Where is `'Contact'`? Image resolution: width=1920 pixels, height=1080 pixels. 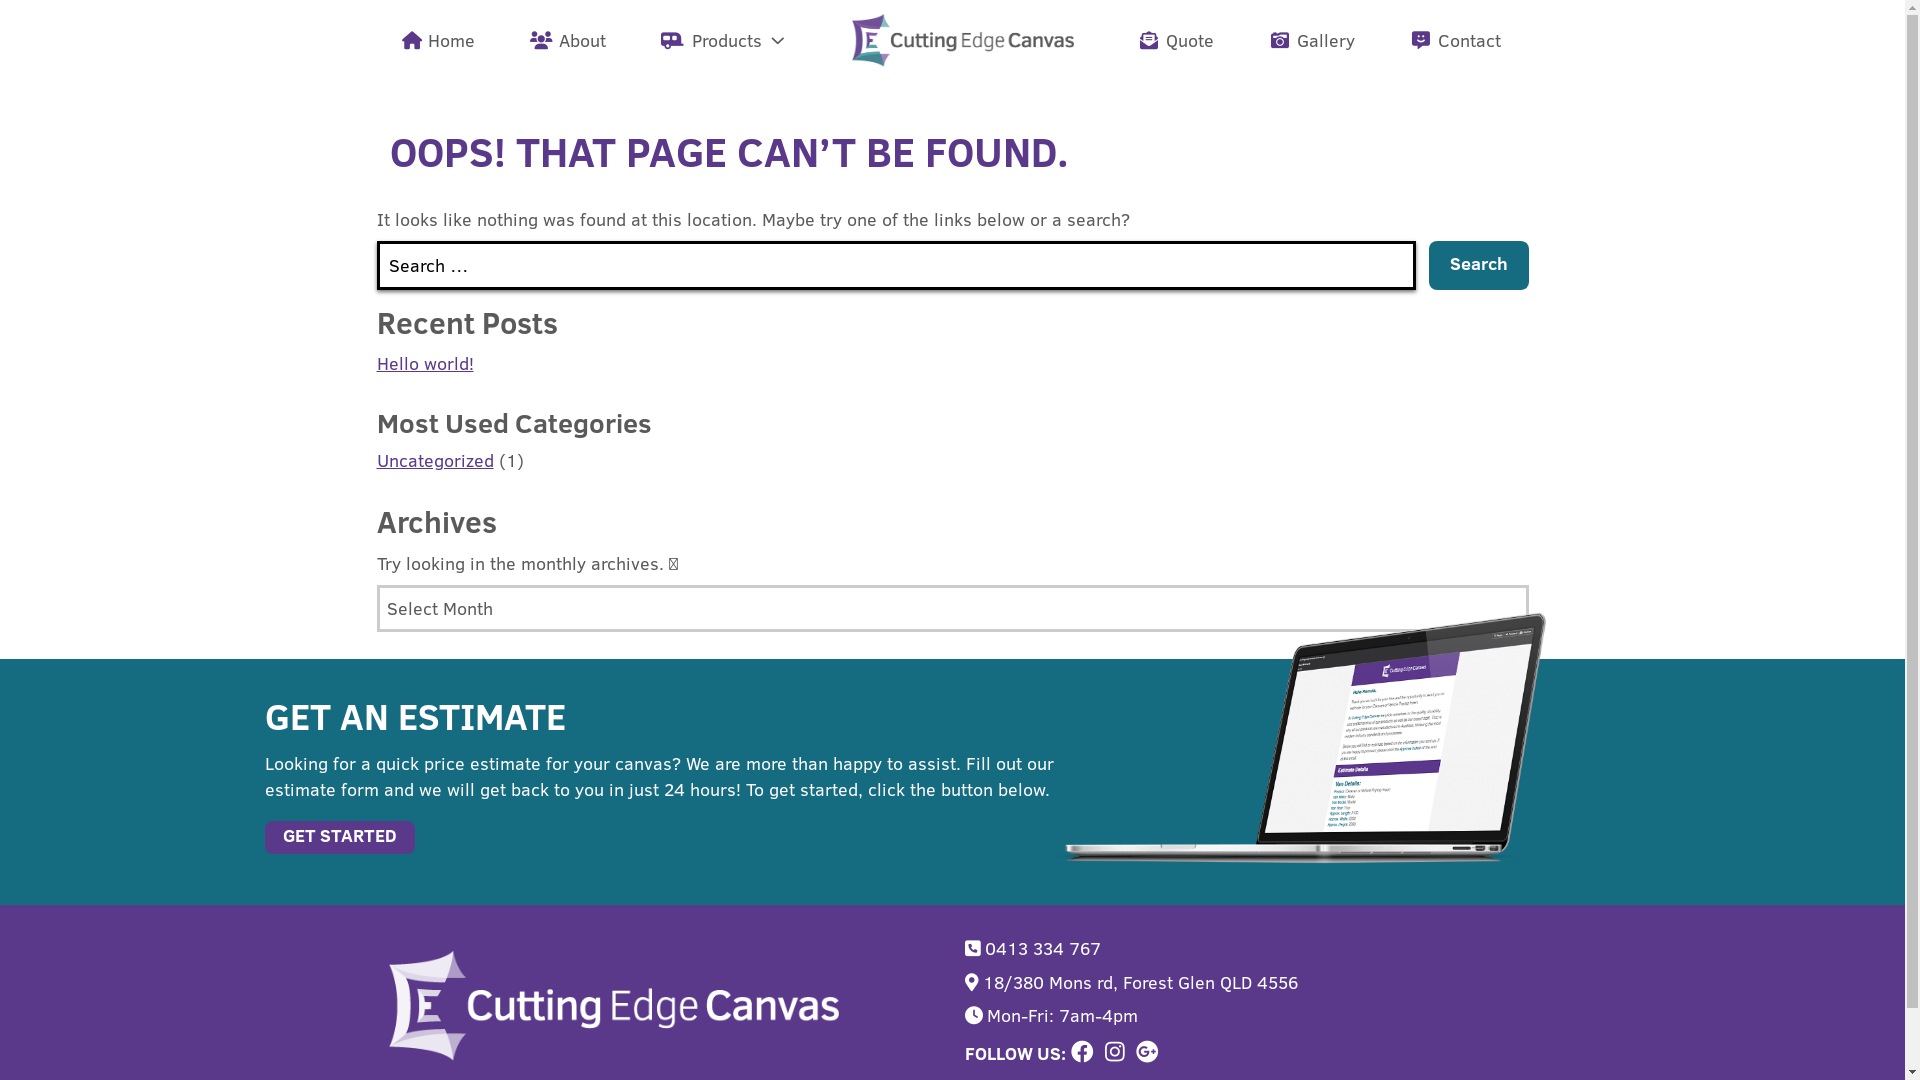 'Contact' is located at coordinates (1457, 39).